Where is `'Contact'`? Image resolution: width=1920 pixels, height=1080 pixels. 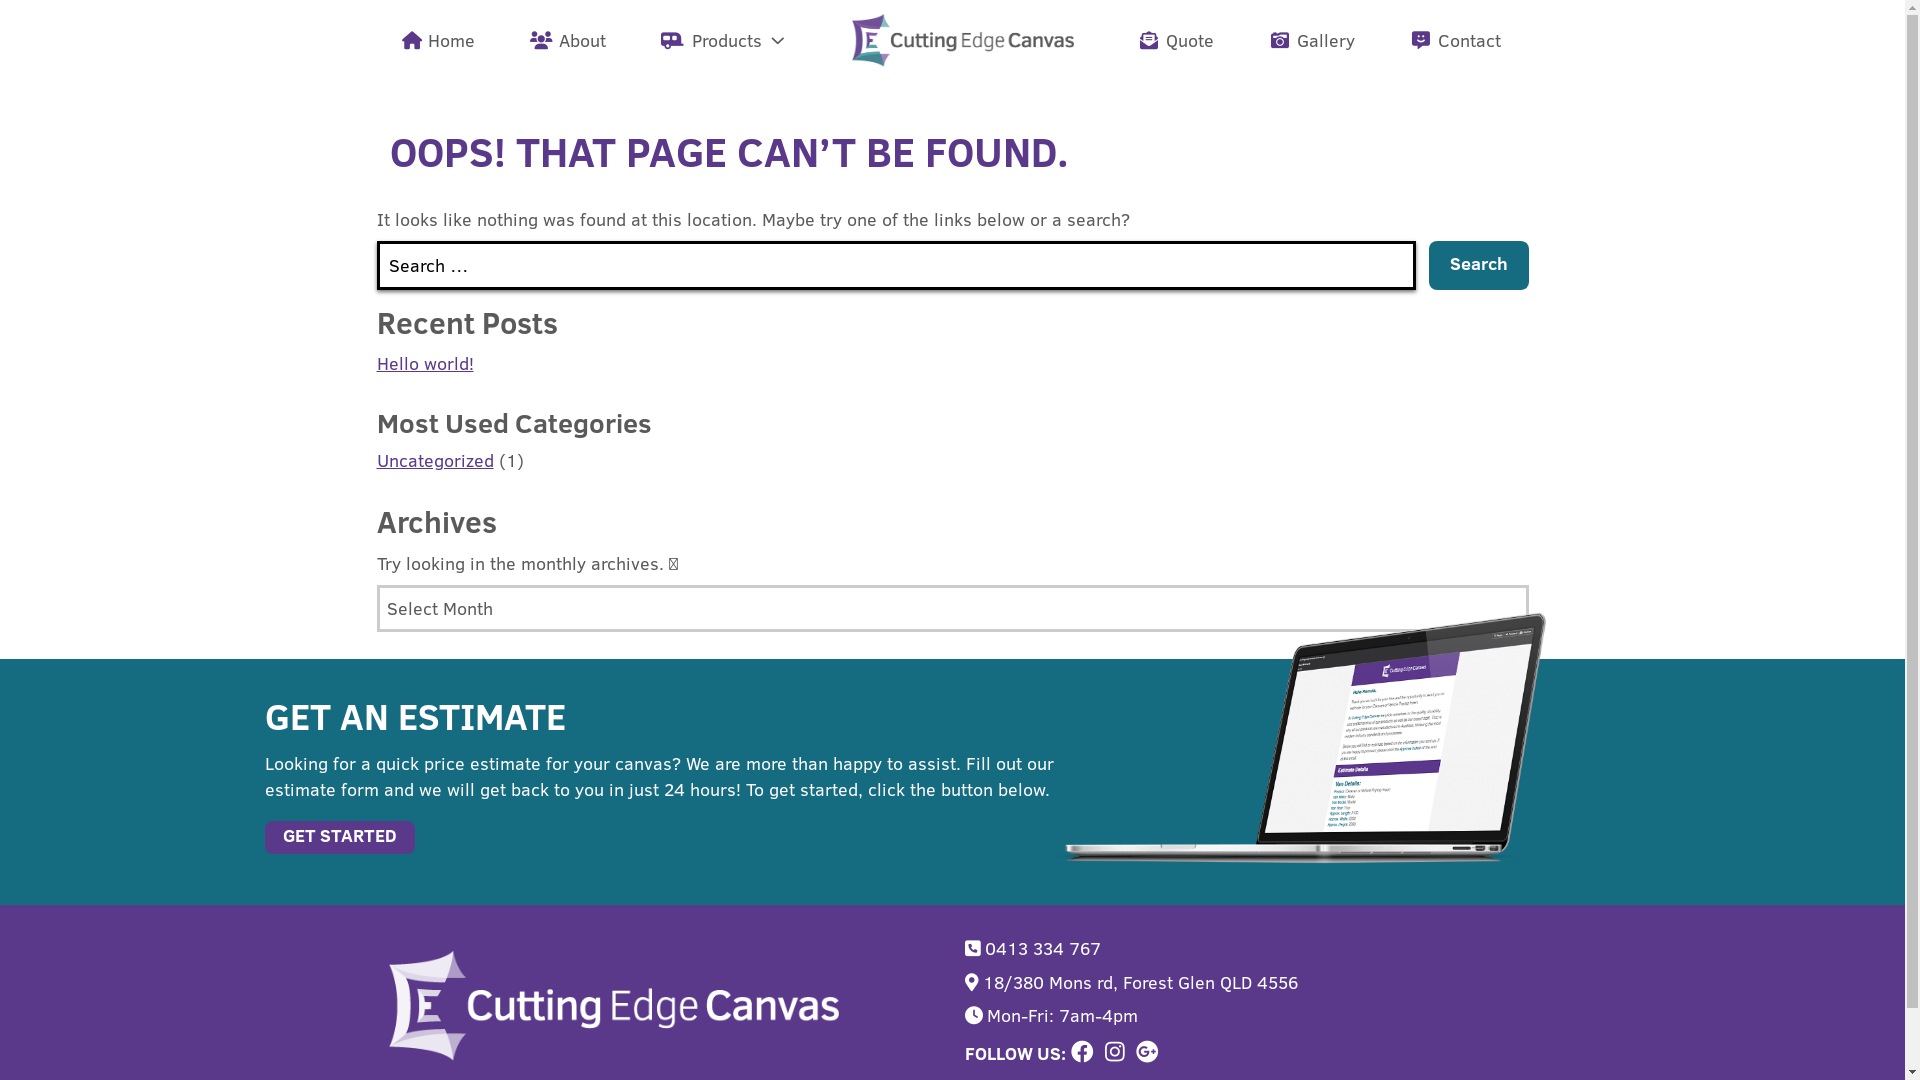 'Contact' is located at coordinates (1457, 39).